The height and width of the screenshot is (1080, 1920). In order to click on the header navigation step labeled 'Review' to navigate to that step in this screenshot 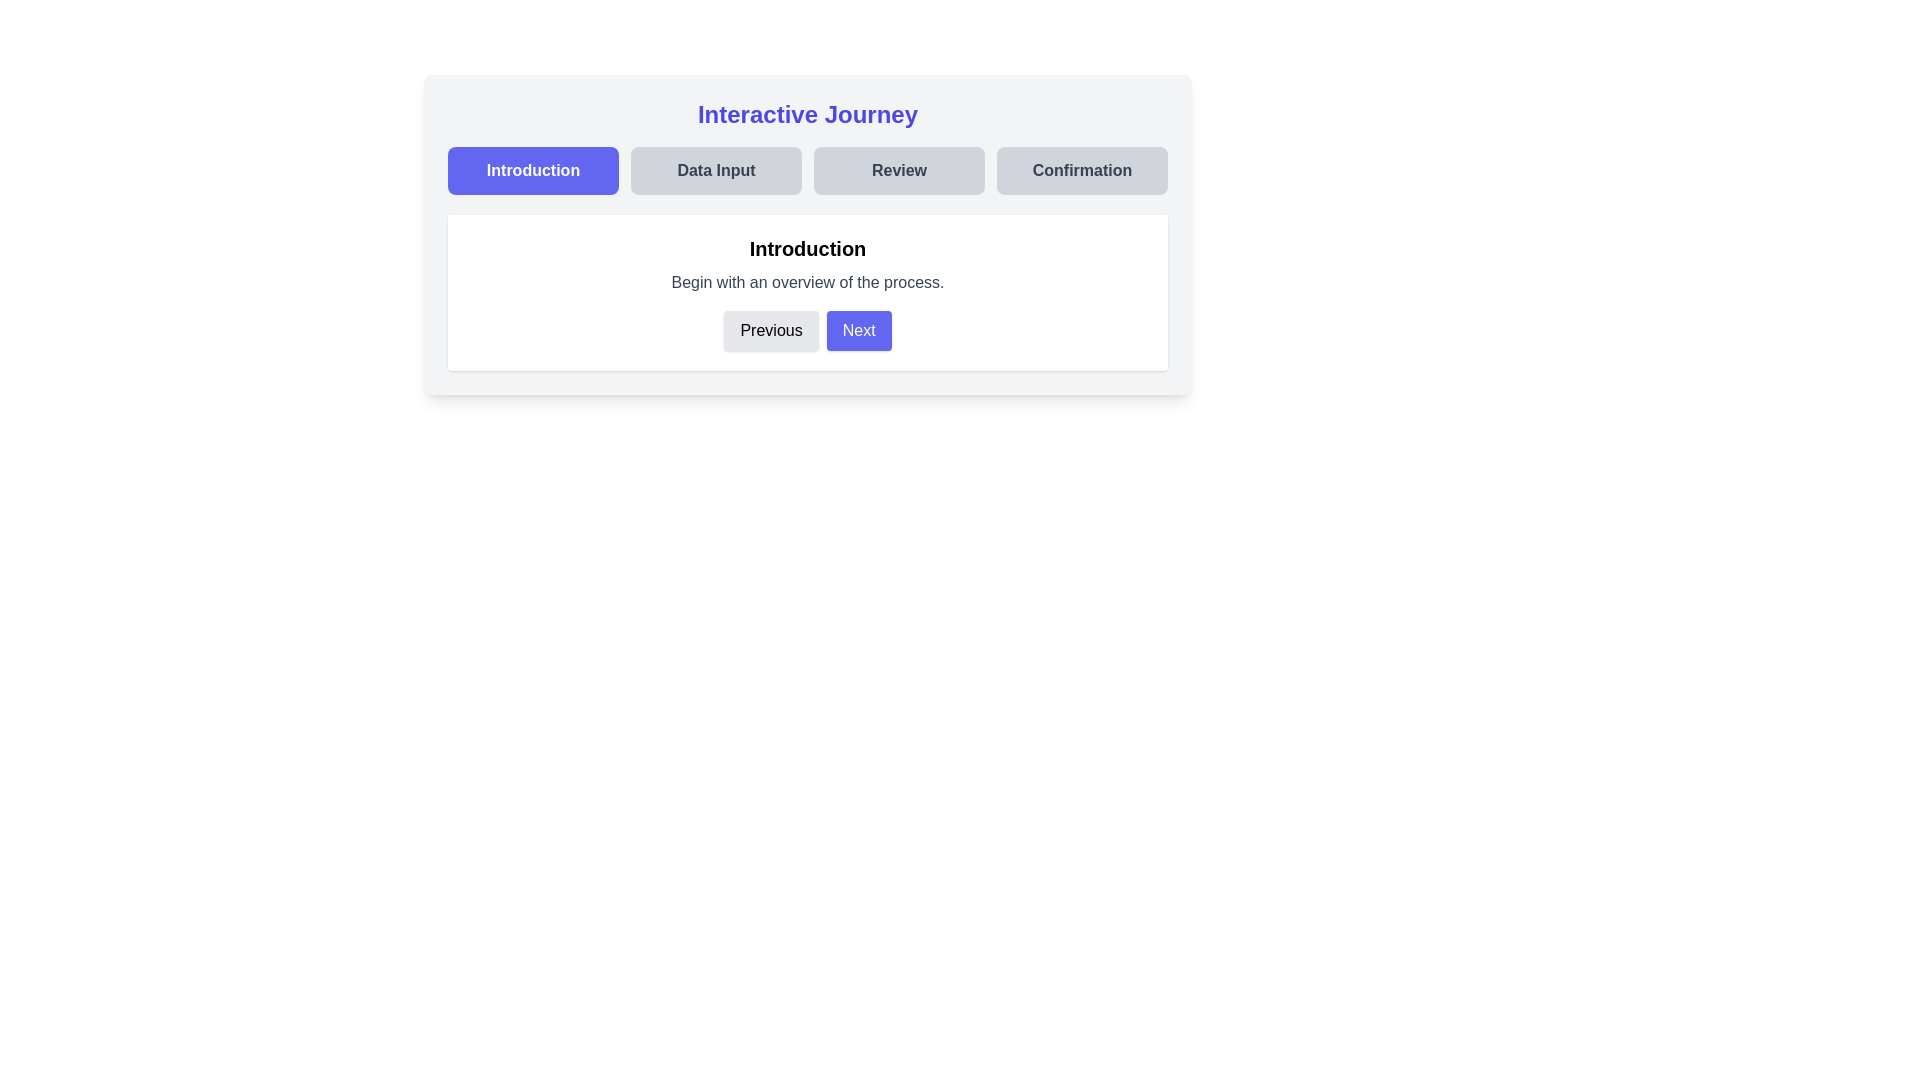, I will do `click(898, 169)`.